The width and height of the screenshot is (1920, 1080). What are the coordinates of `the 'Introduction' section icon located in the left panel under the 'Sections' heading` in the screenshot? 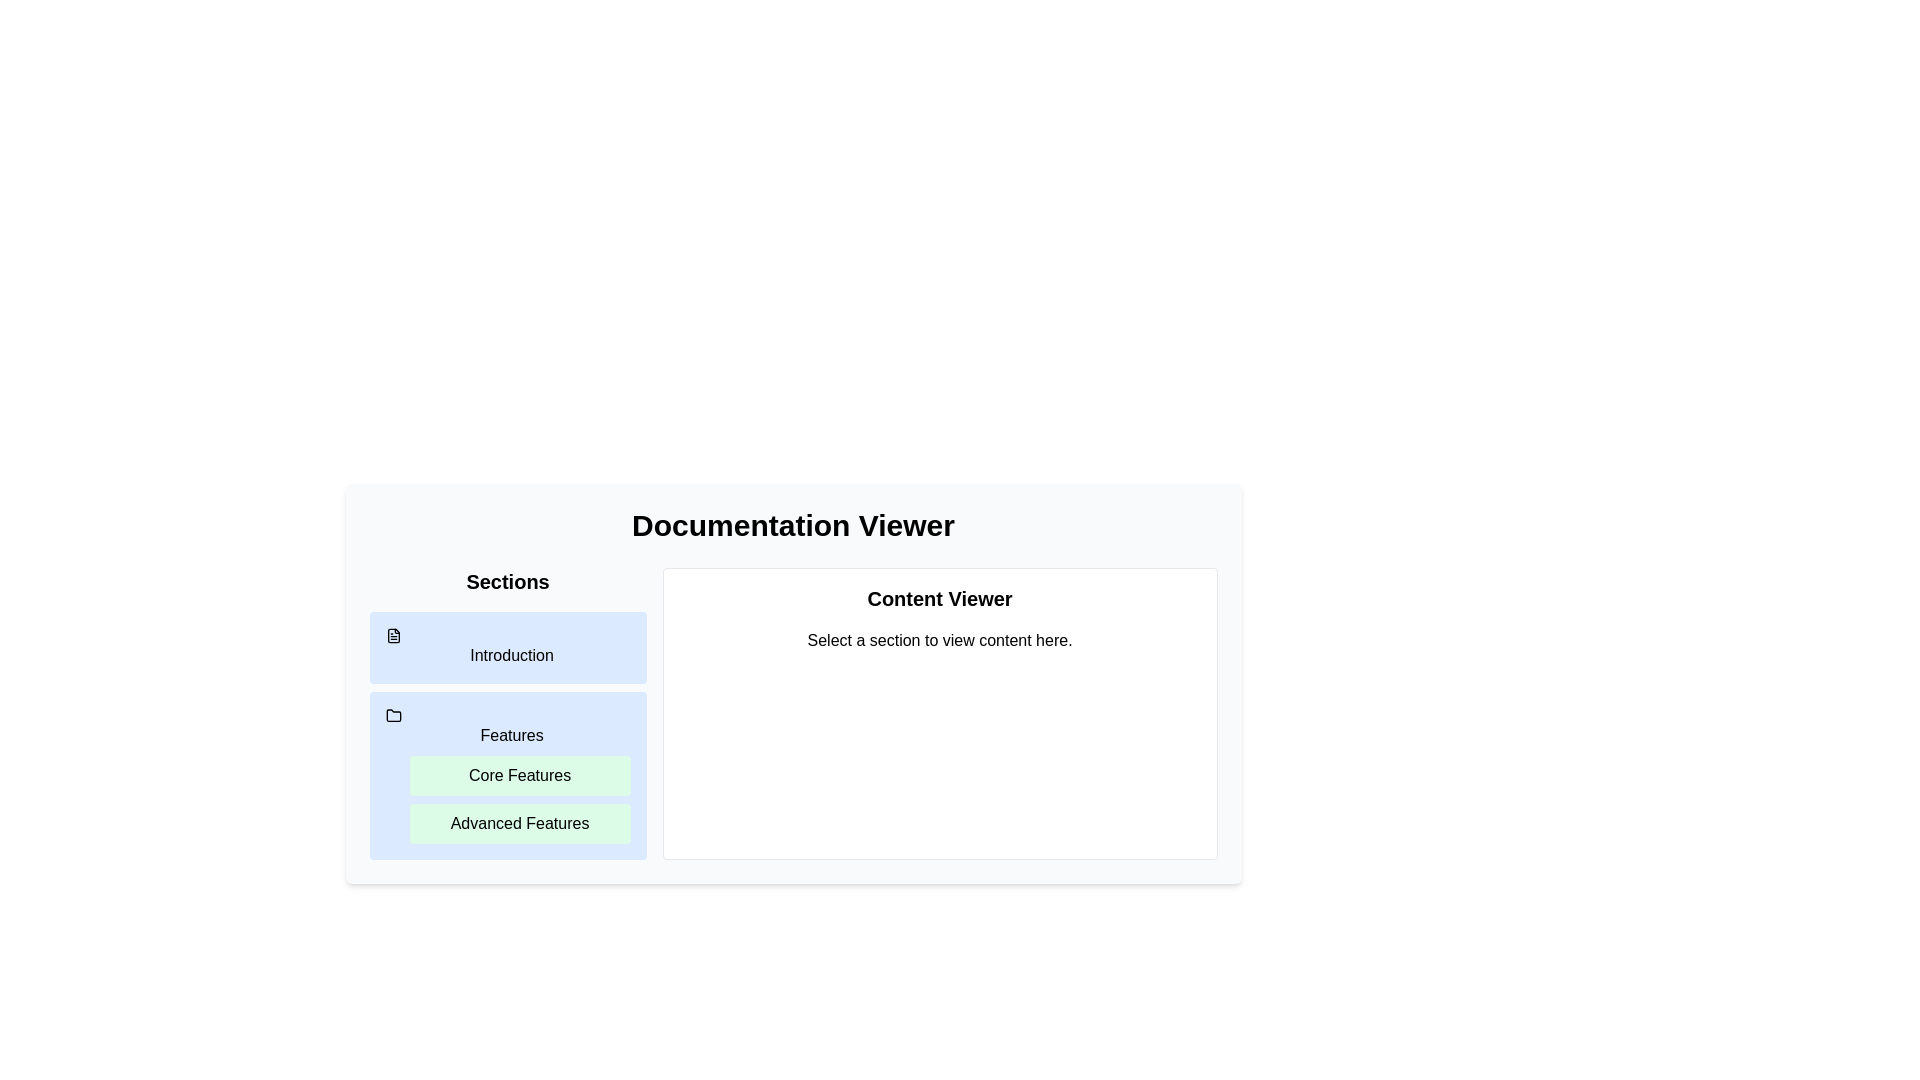 It's located at (393, 636).